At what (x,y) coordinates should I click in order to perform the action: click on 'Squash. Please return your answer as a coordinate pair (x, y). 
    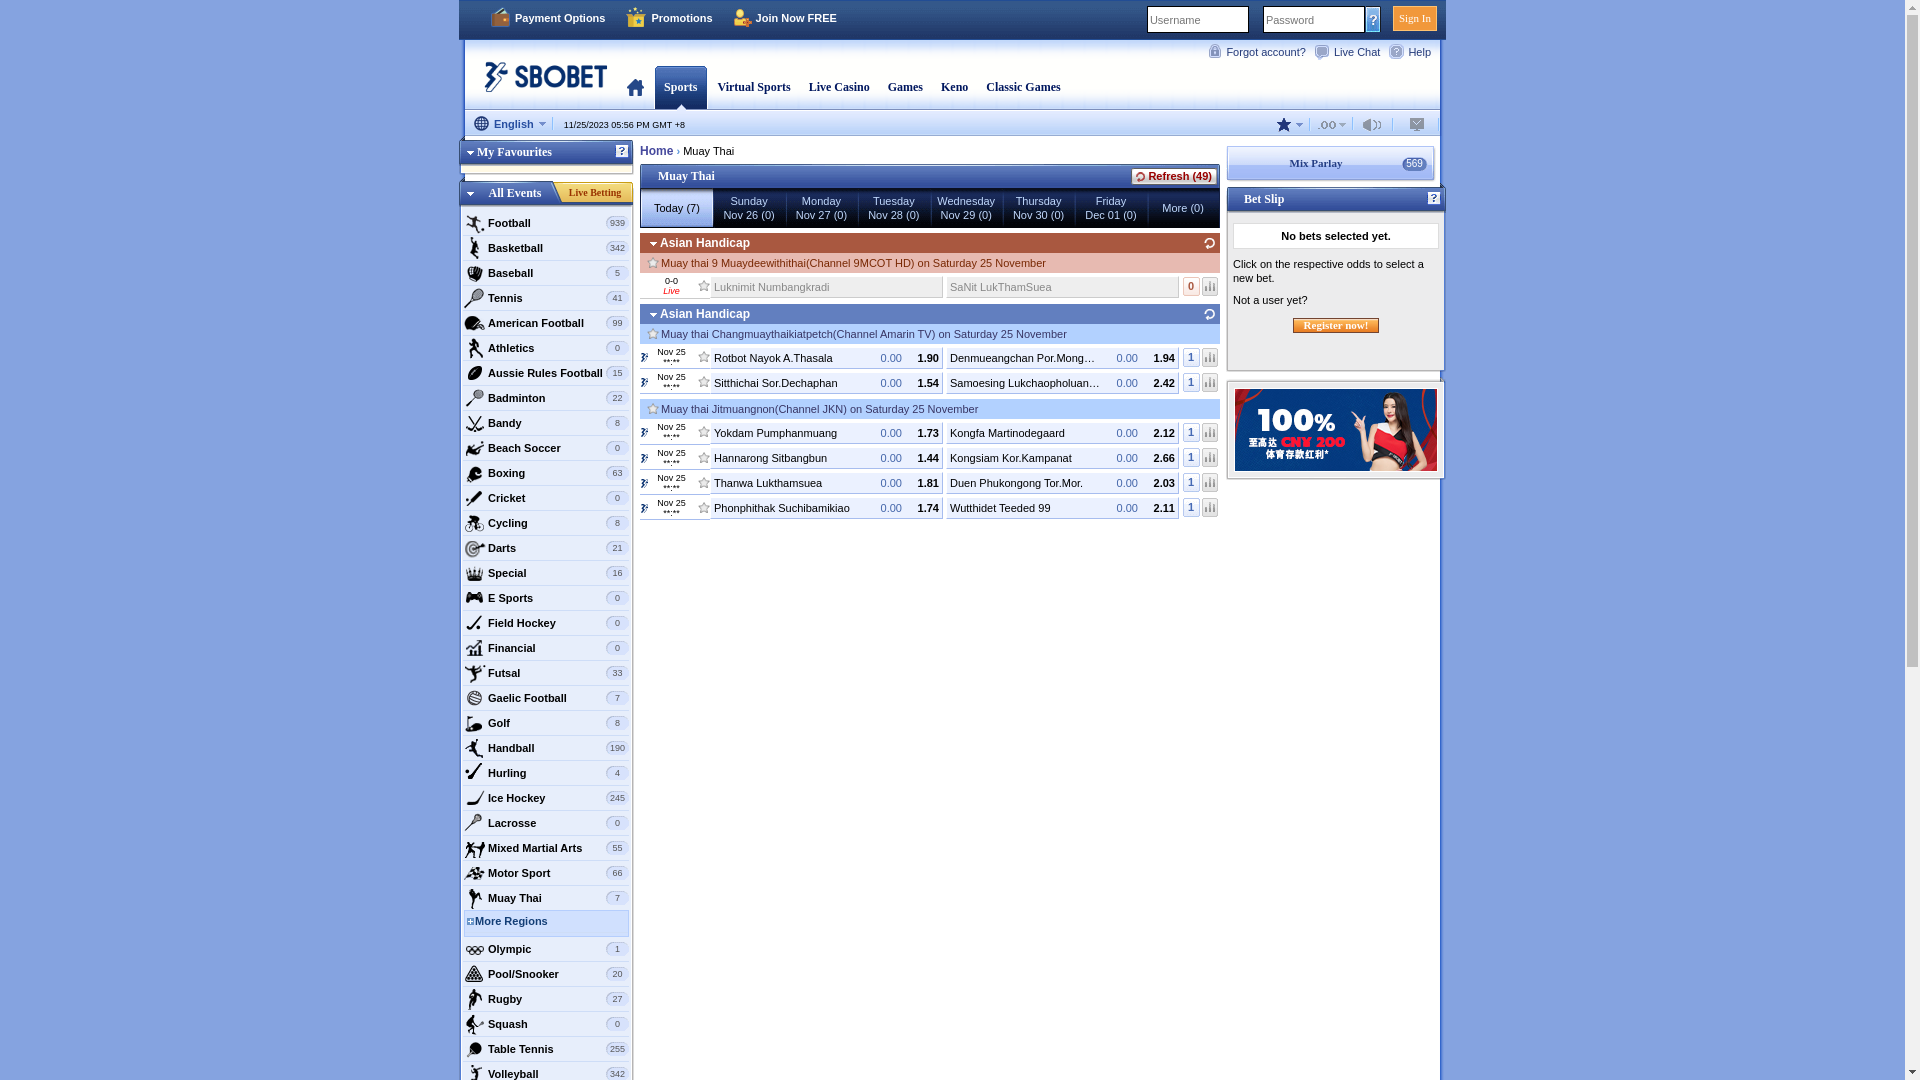
    Looking at the image, I should click on (546, 1023).